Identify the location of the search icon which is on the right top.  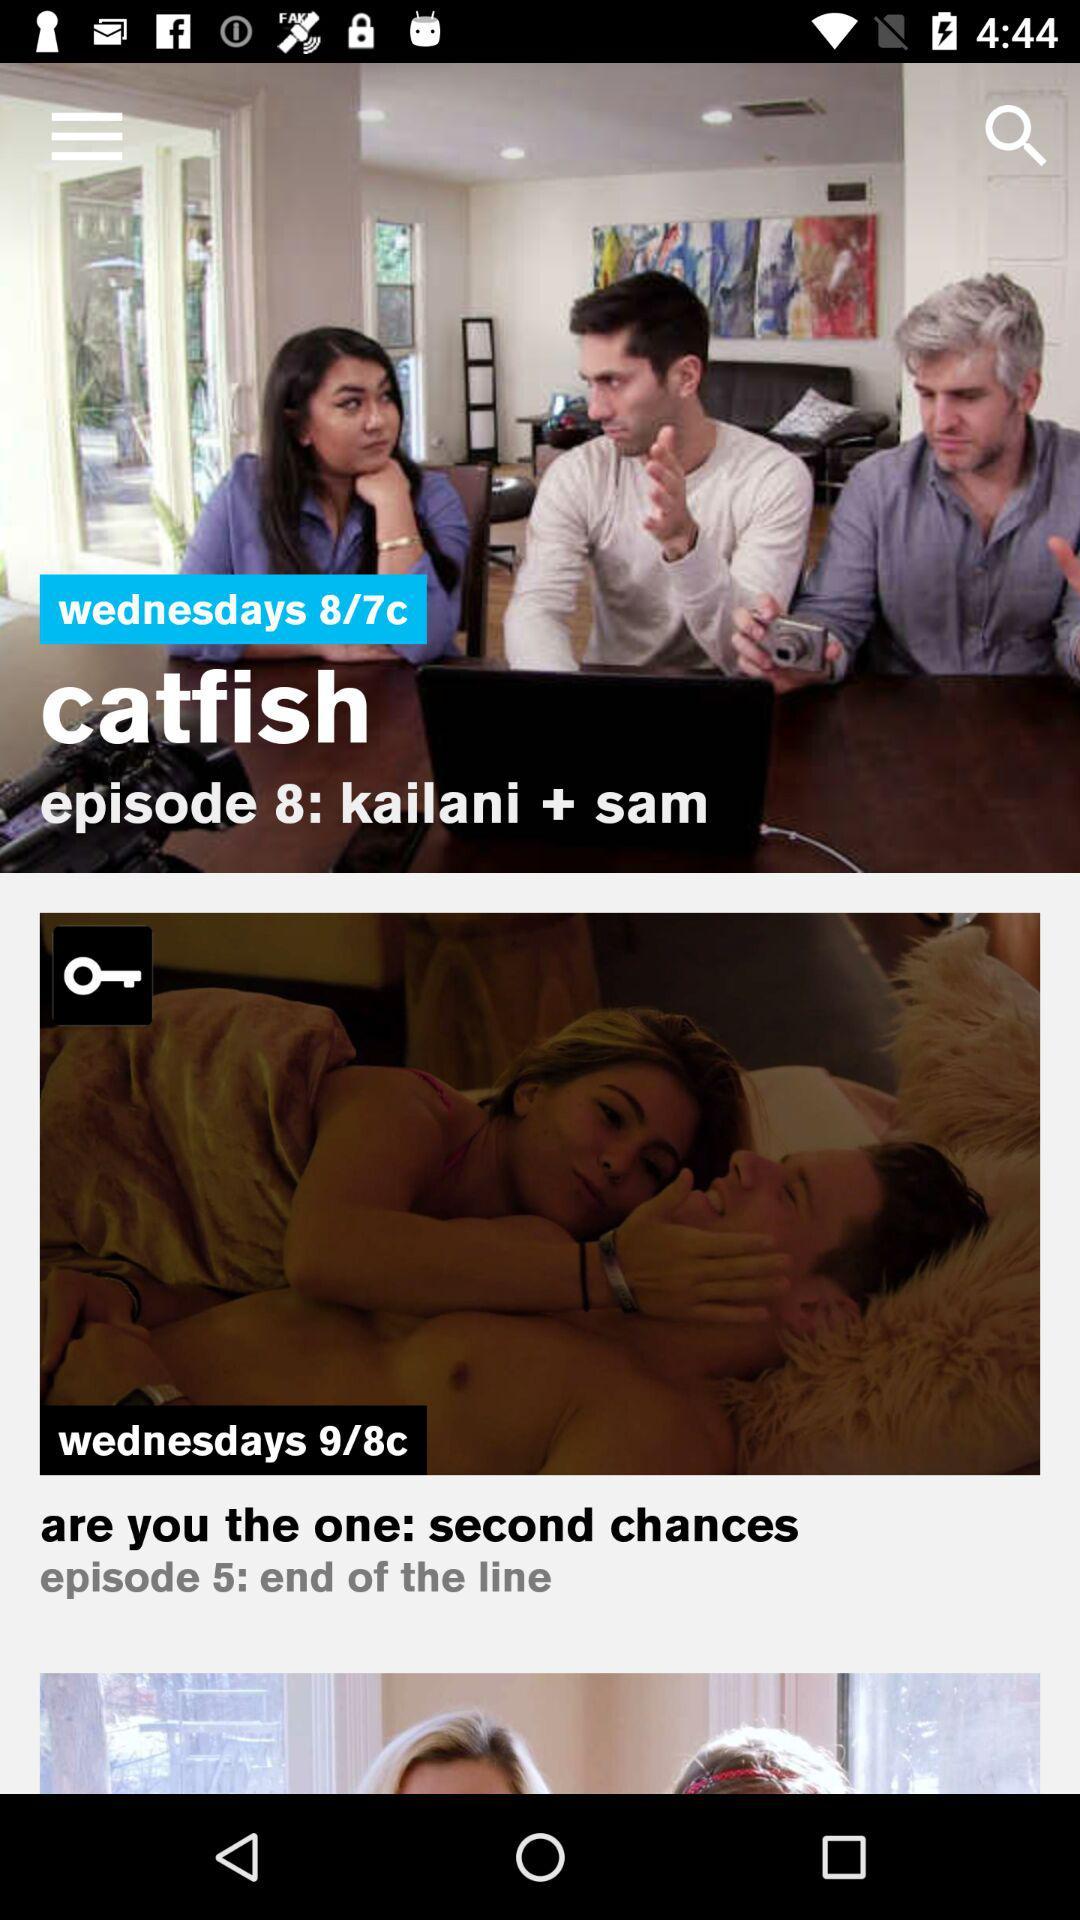
(1017, 136).